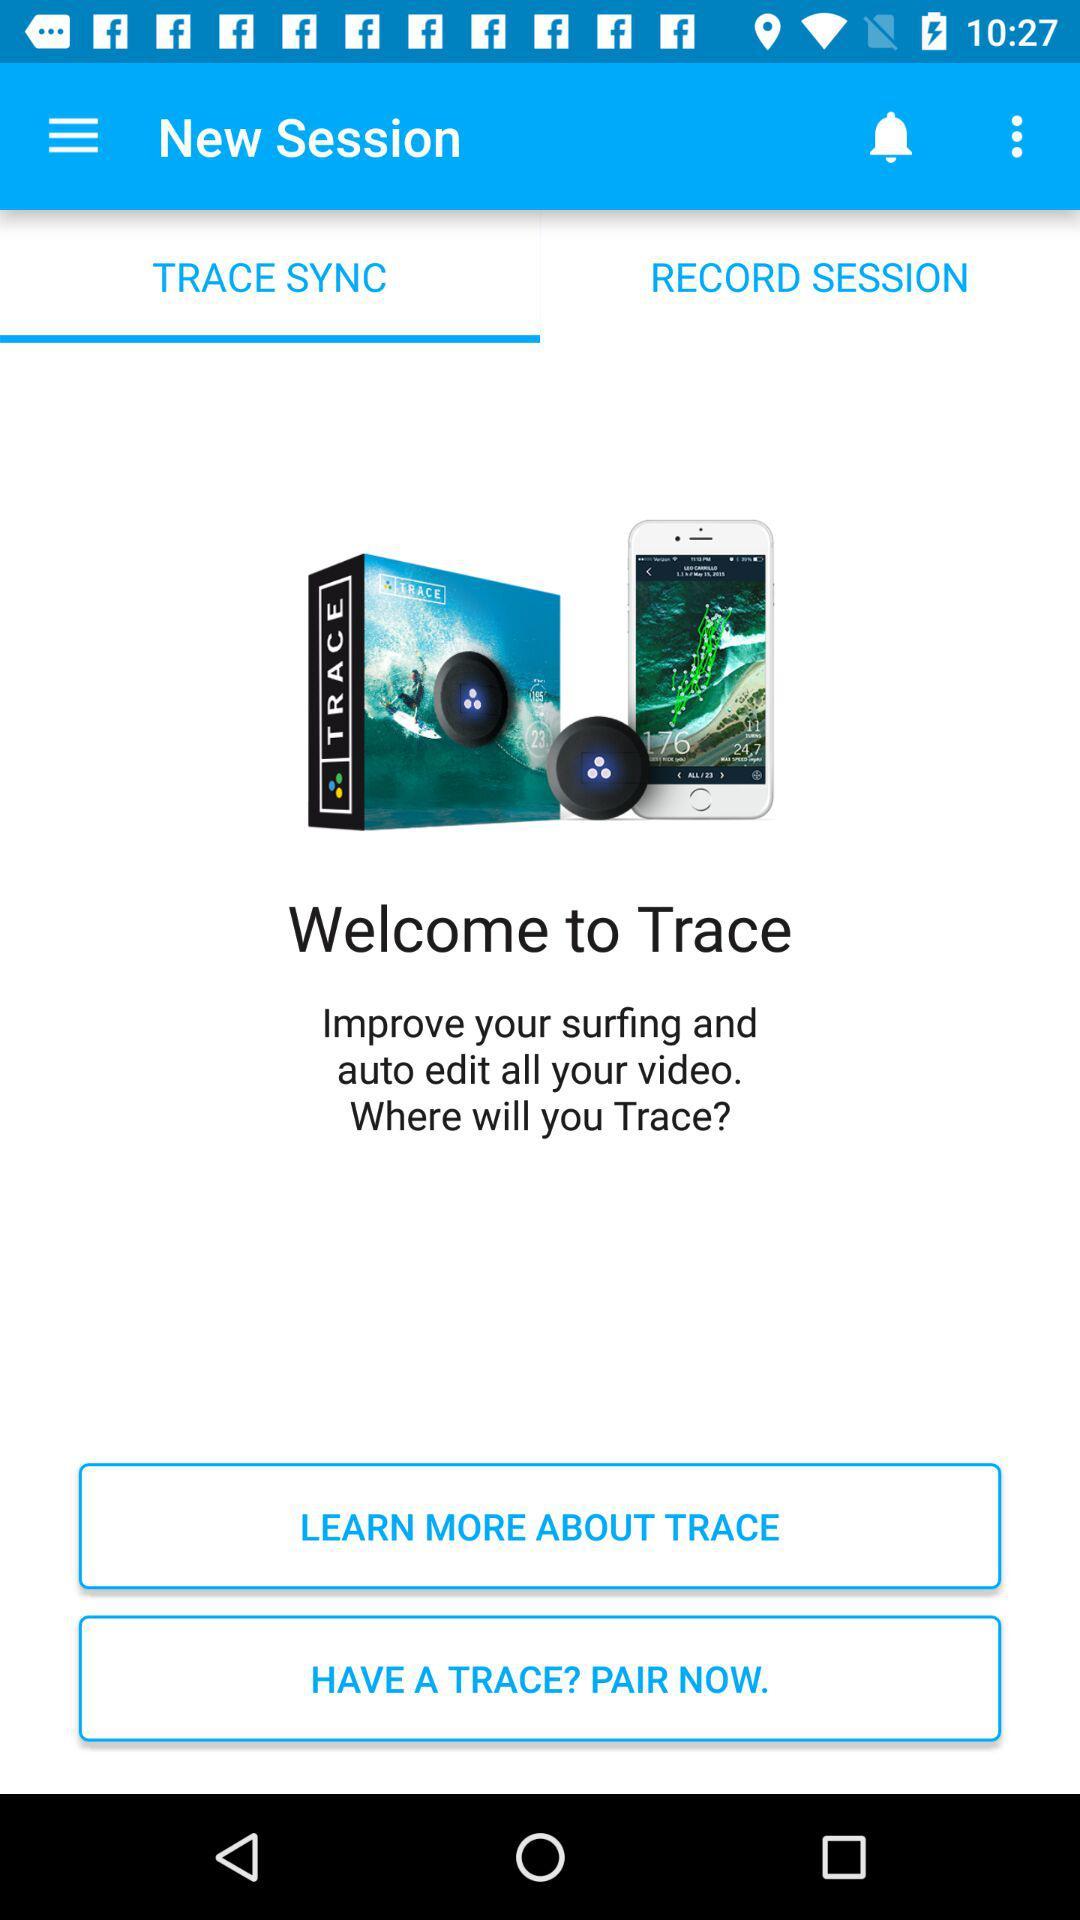 Image resolution: width=1080 pixels, height=1920 pixels. What do you see at coordinates (72, 135) in the screenshot?
I see `item next to the new session app` at bounding box center [72, 135].